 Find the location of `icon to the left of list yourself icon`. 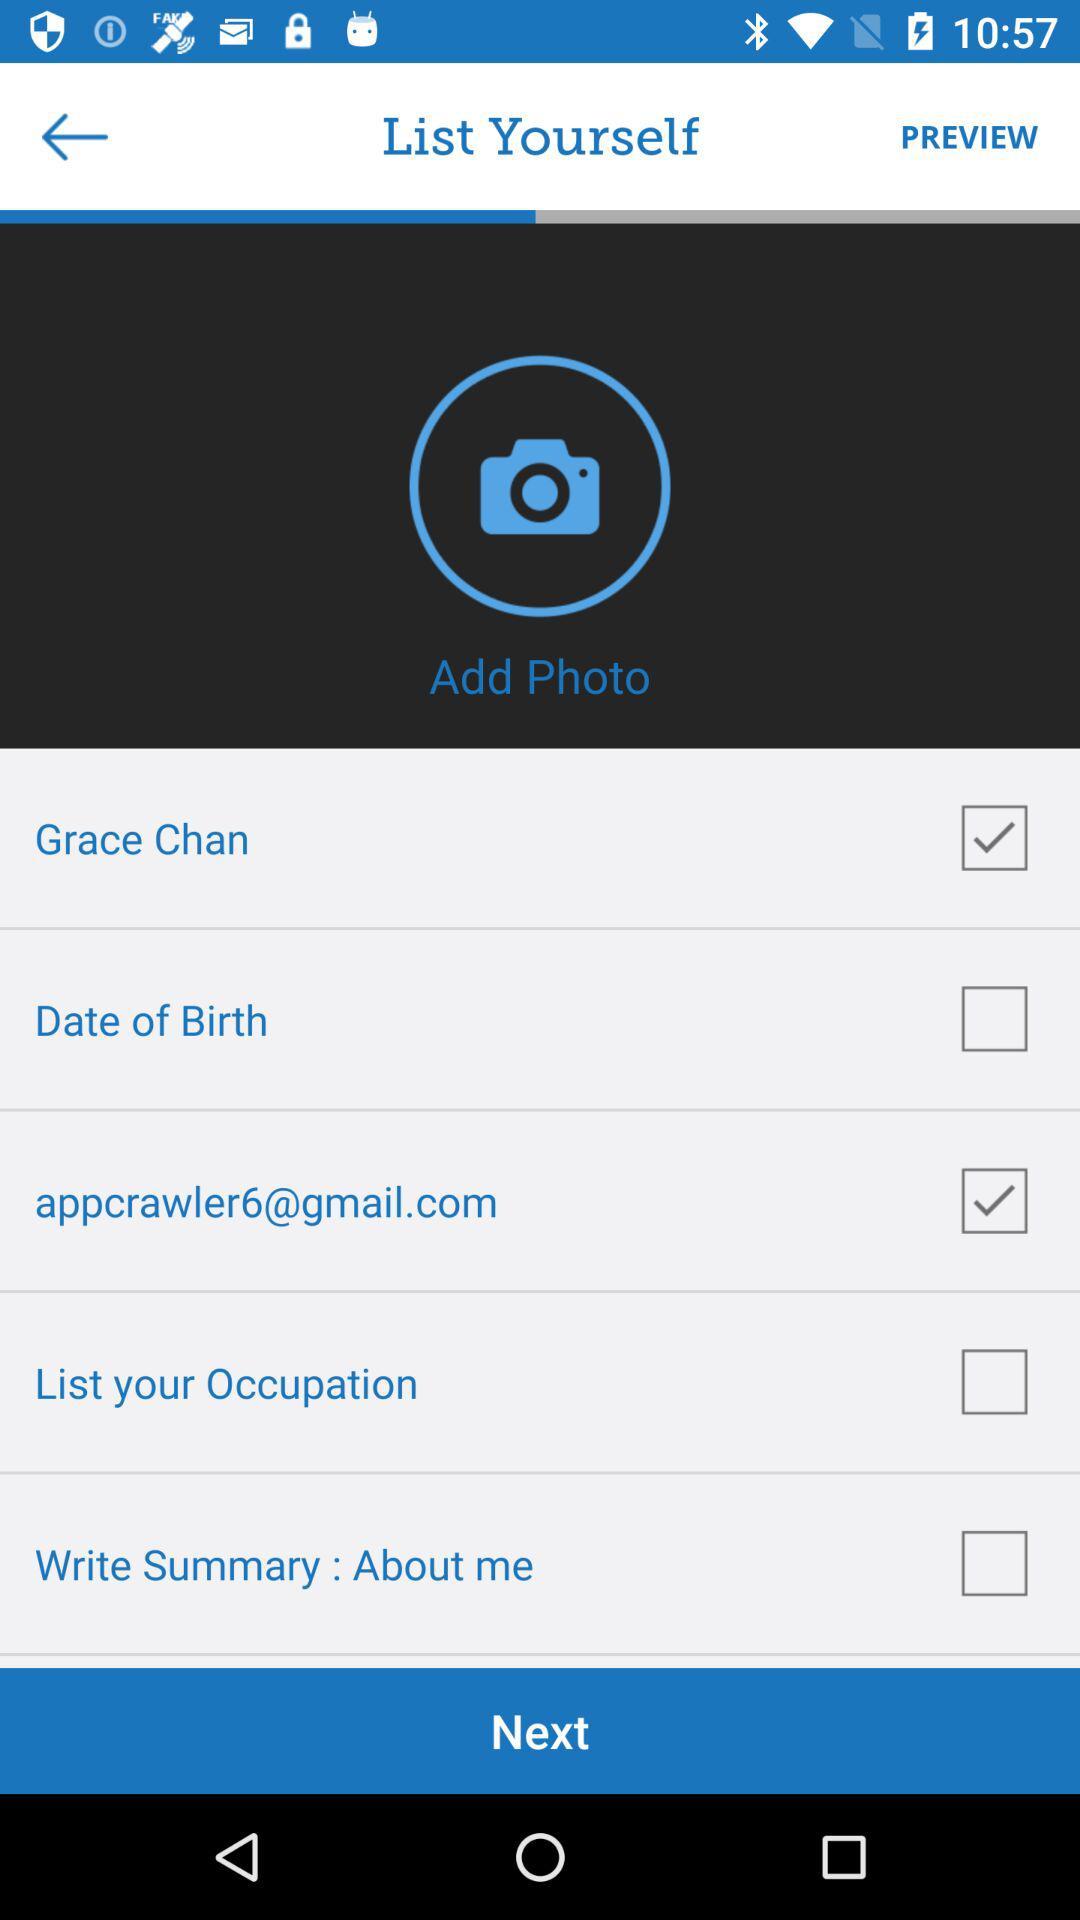

icon to the left of list yourself icon is located at coordinates (73, 135).